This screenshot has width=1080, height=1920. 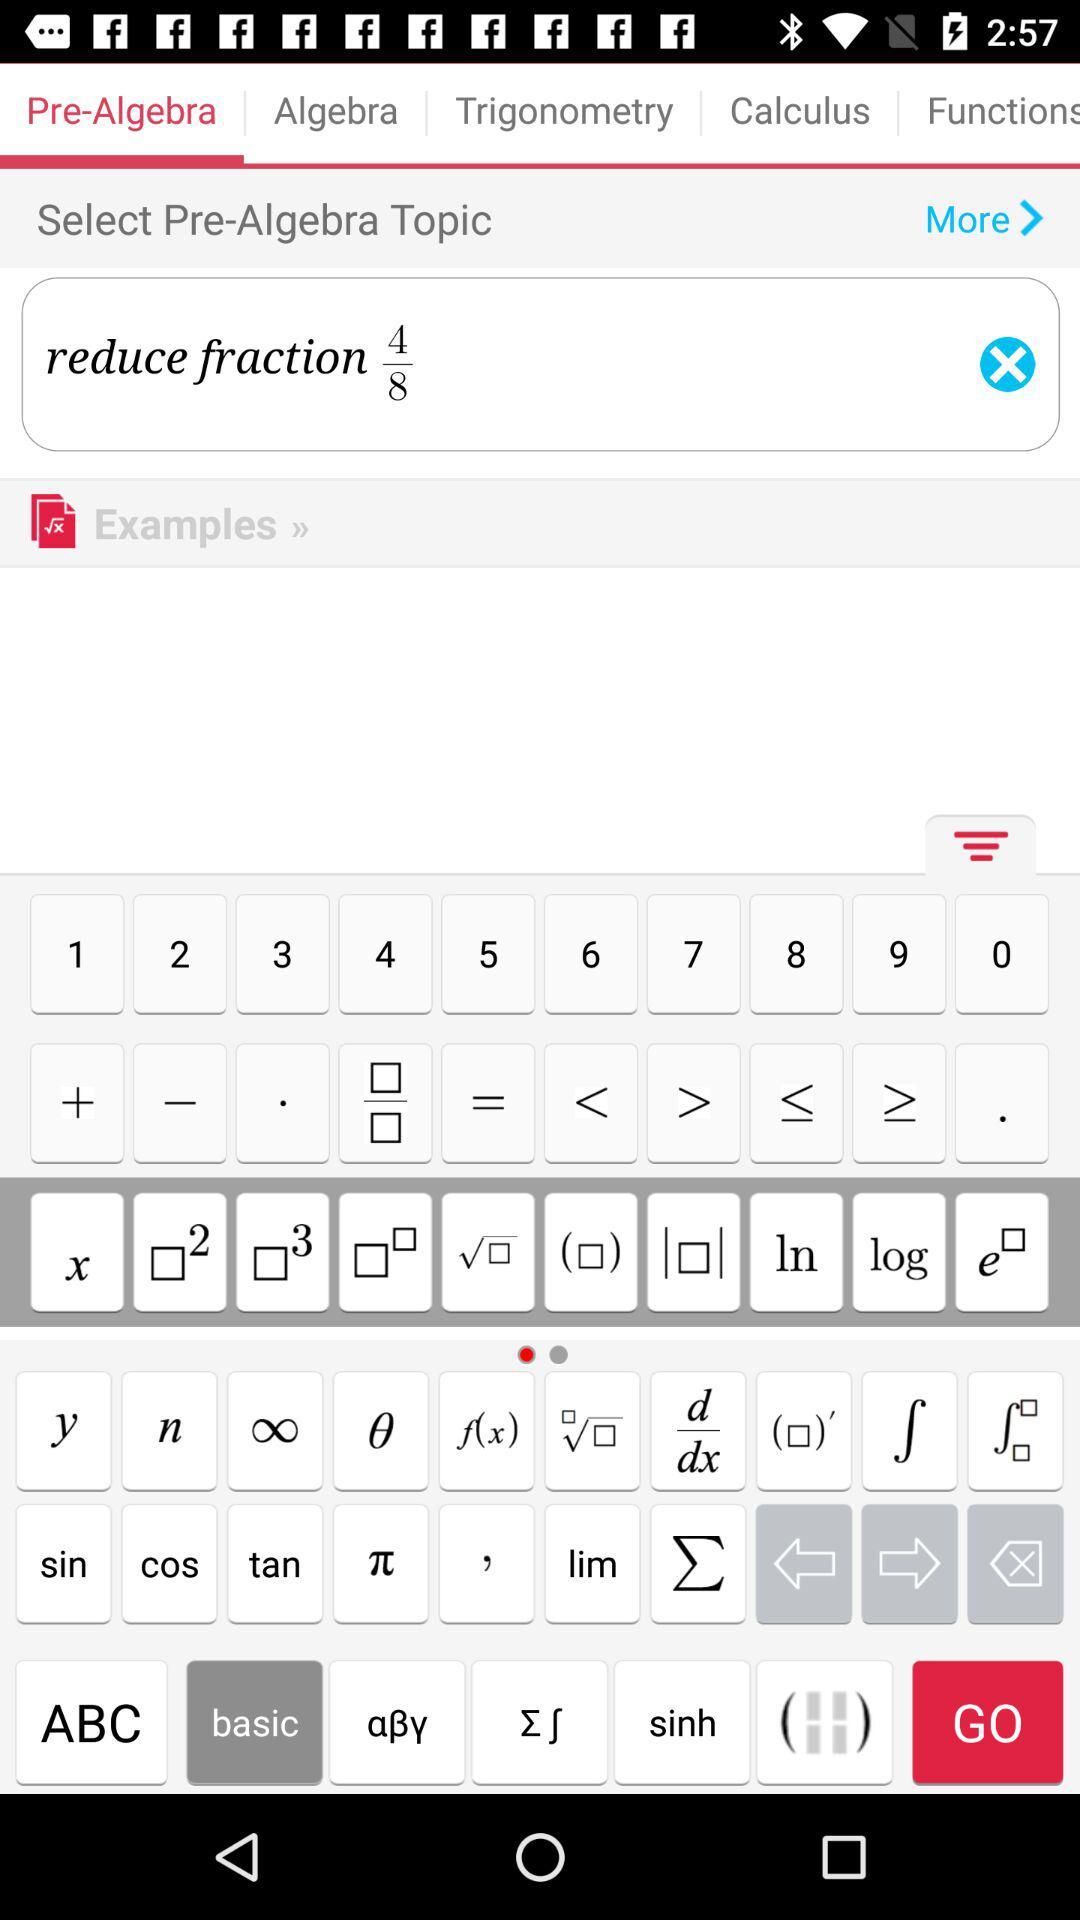 What do you see at coordinates (488, 1251) in the screenshot?
I see `square root` at bounding box center [488, 1251].